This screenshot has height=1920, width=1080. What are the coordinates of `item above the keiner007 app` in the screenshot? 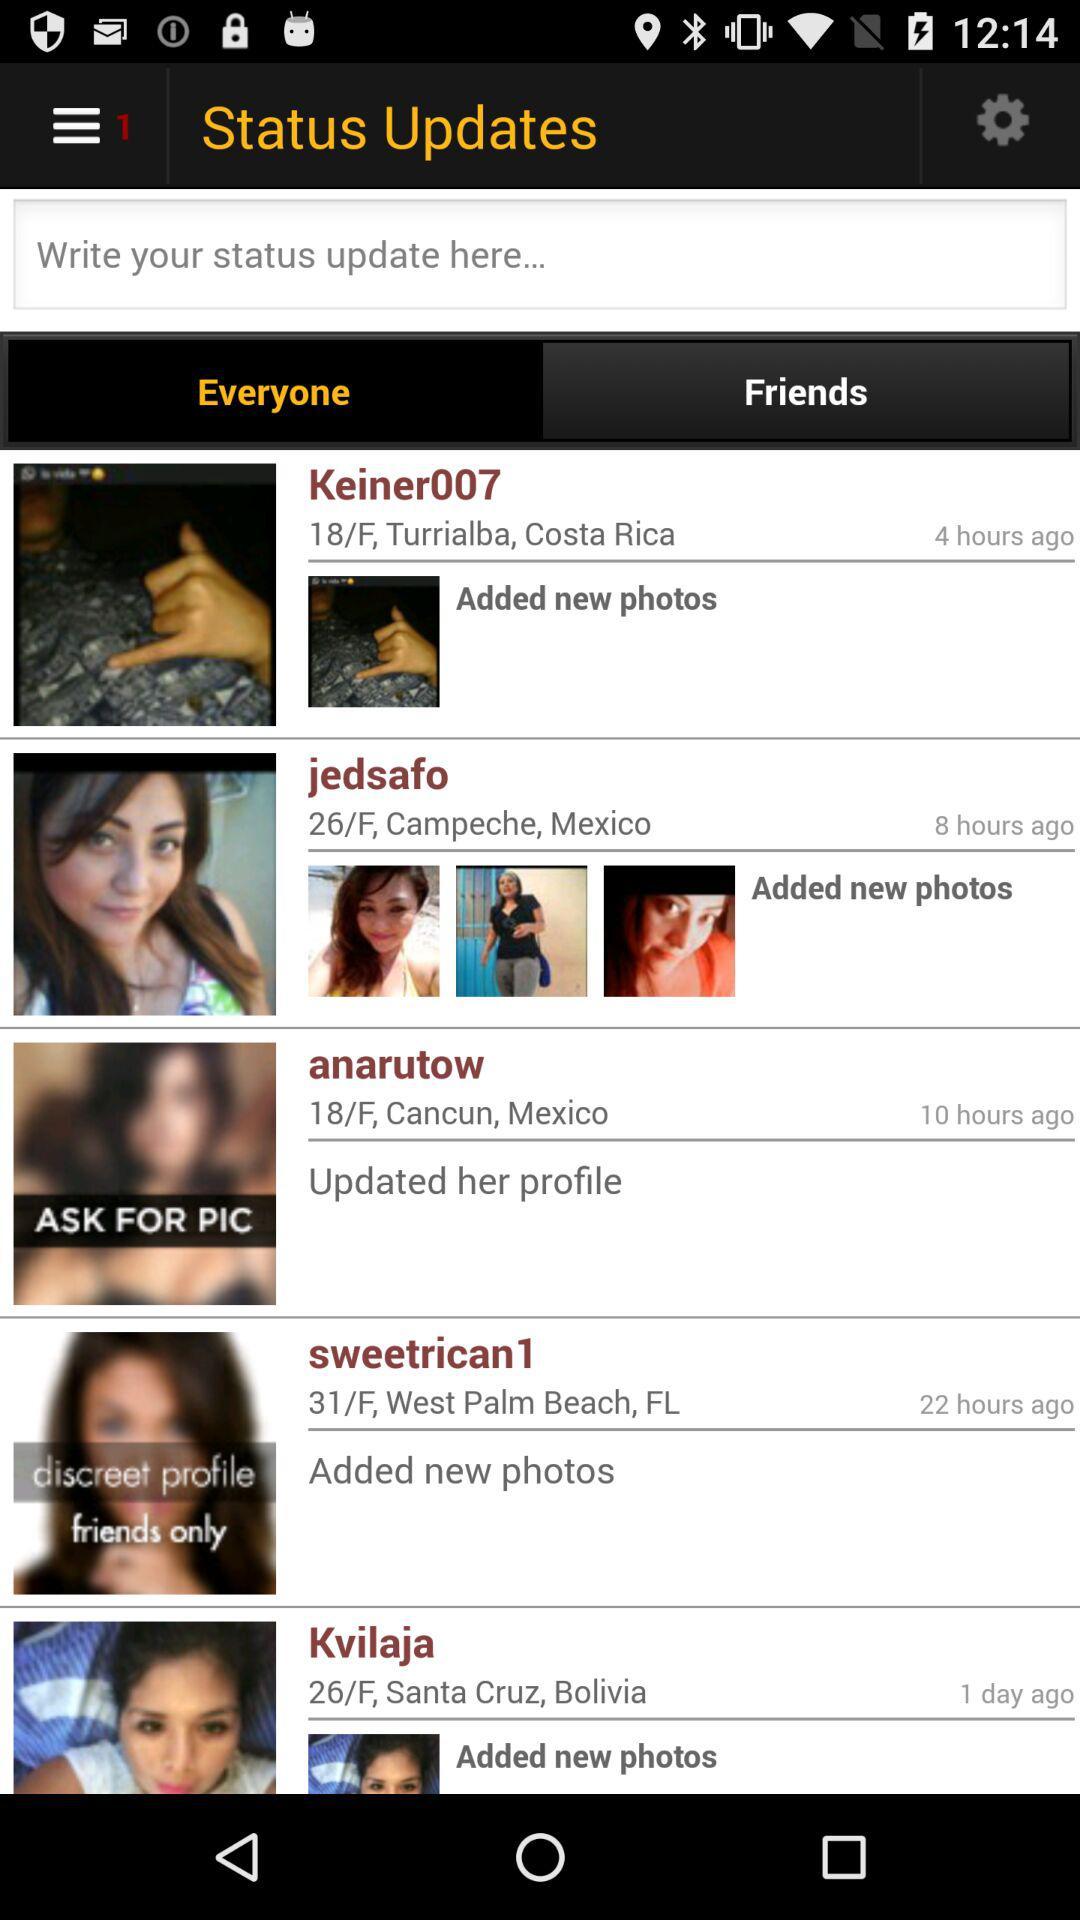 It's located at (804, 390).